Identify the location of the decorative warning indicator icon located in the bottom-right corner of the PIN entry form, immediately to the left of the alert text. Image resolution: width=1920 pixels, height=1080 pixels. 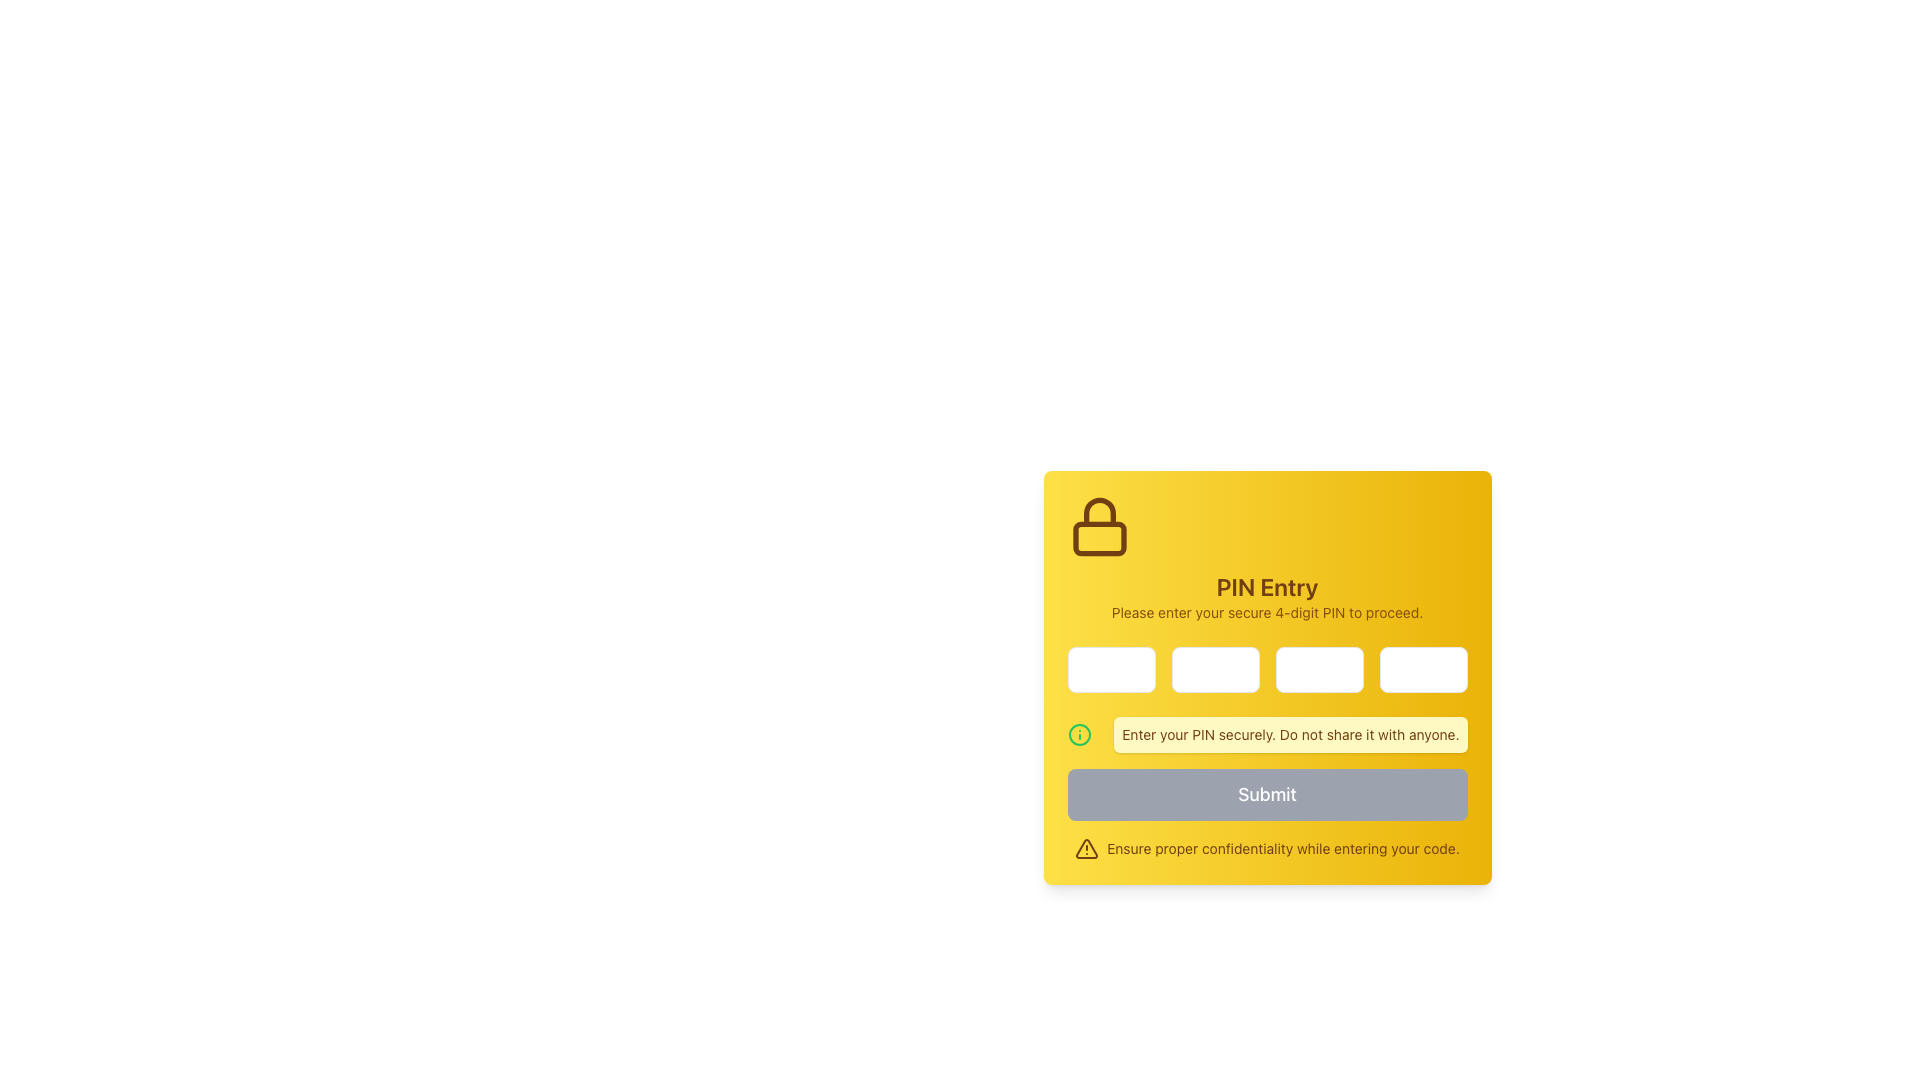
(1086, 848).